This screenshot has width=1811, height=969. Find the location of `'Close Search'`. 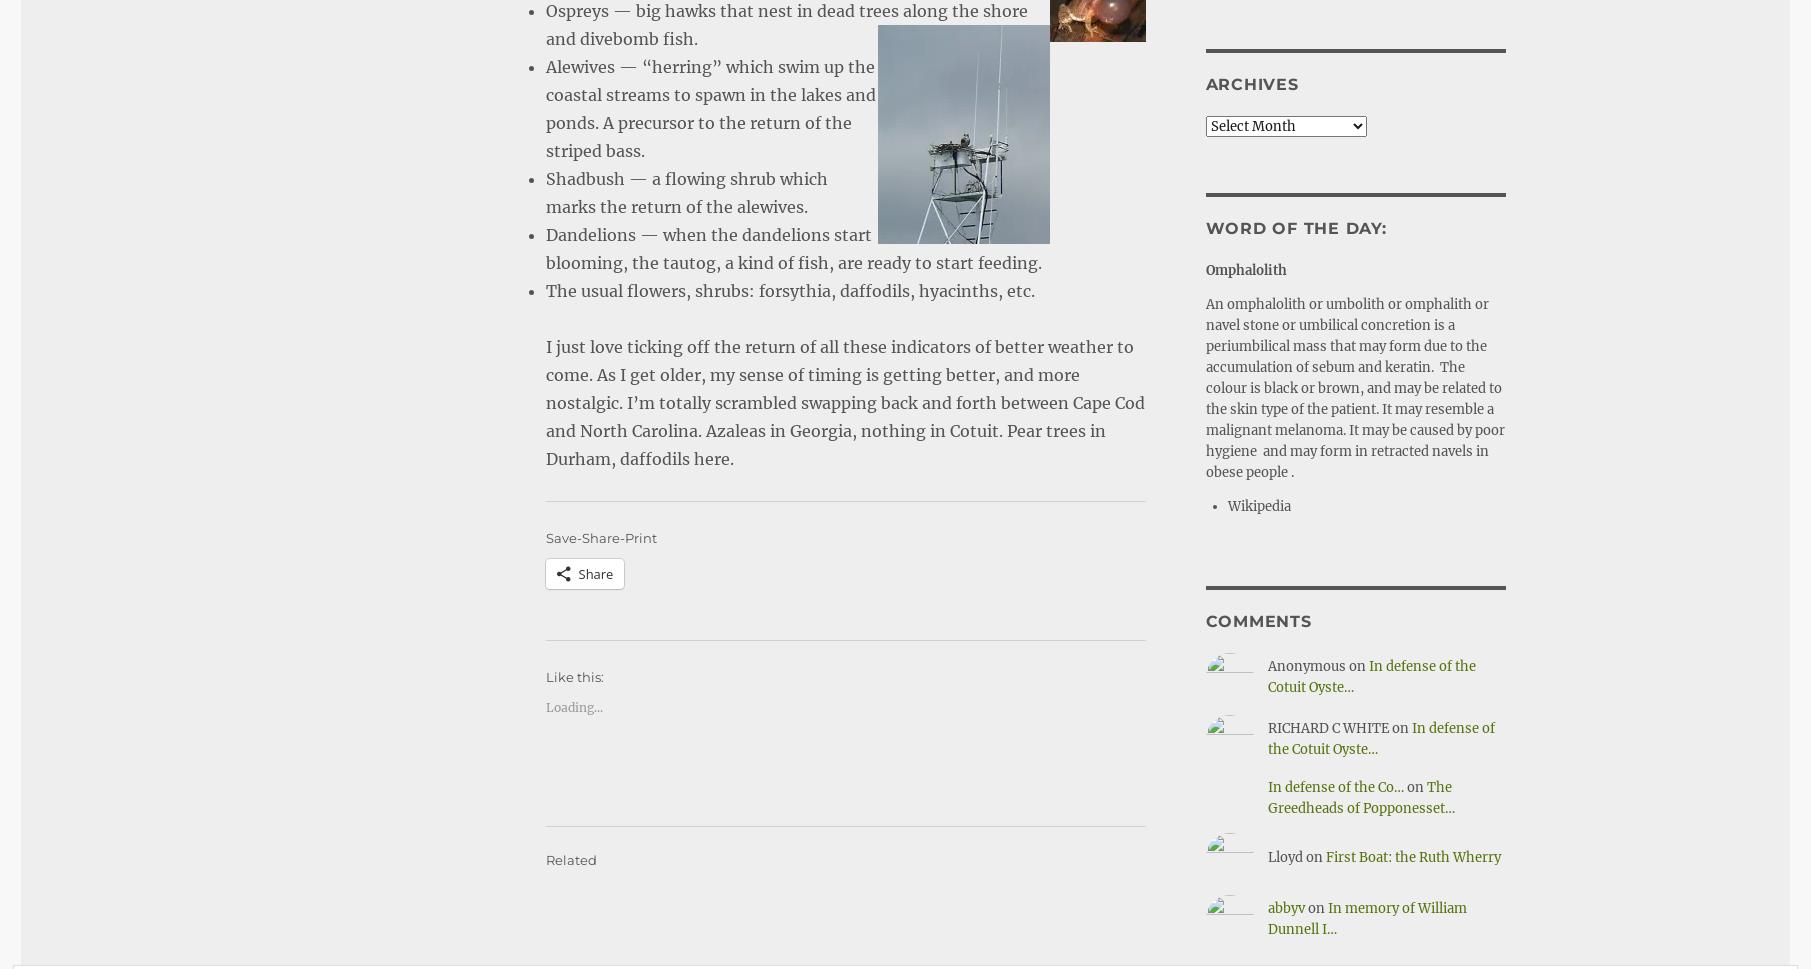

'Close Search' is located at coordinates (1733, 922).